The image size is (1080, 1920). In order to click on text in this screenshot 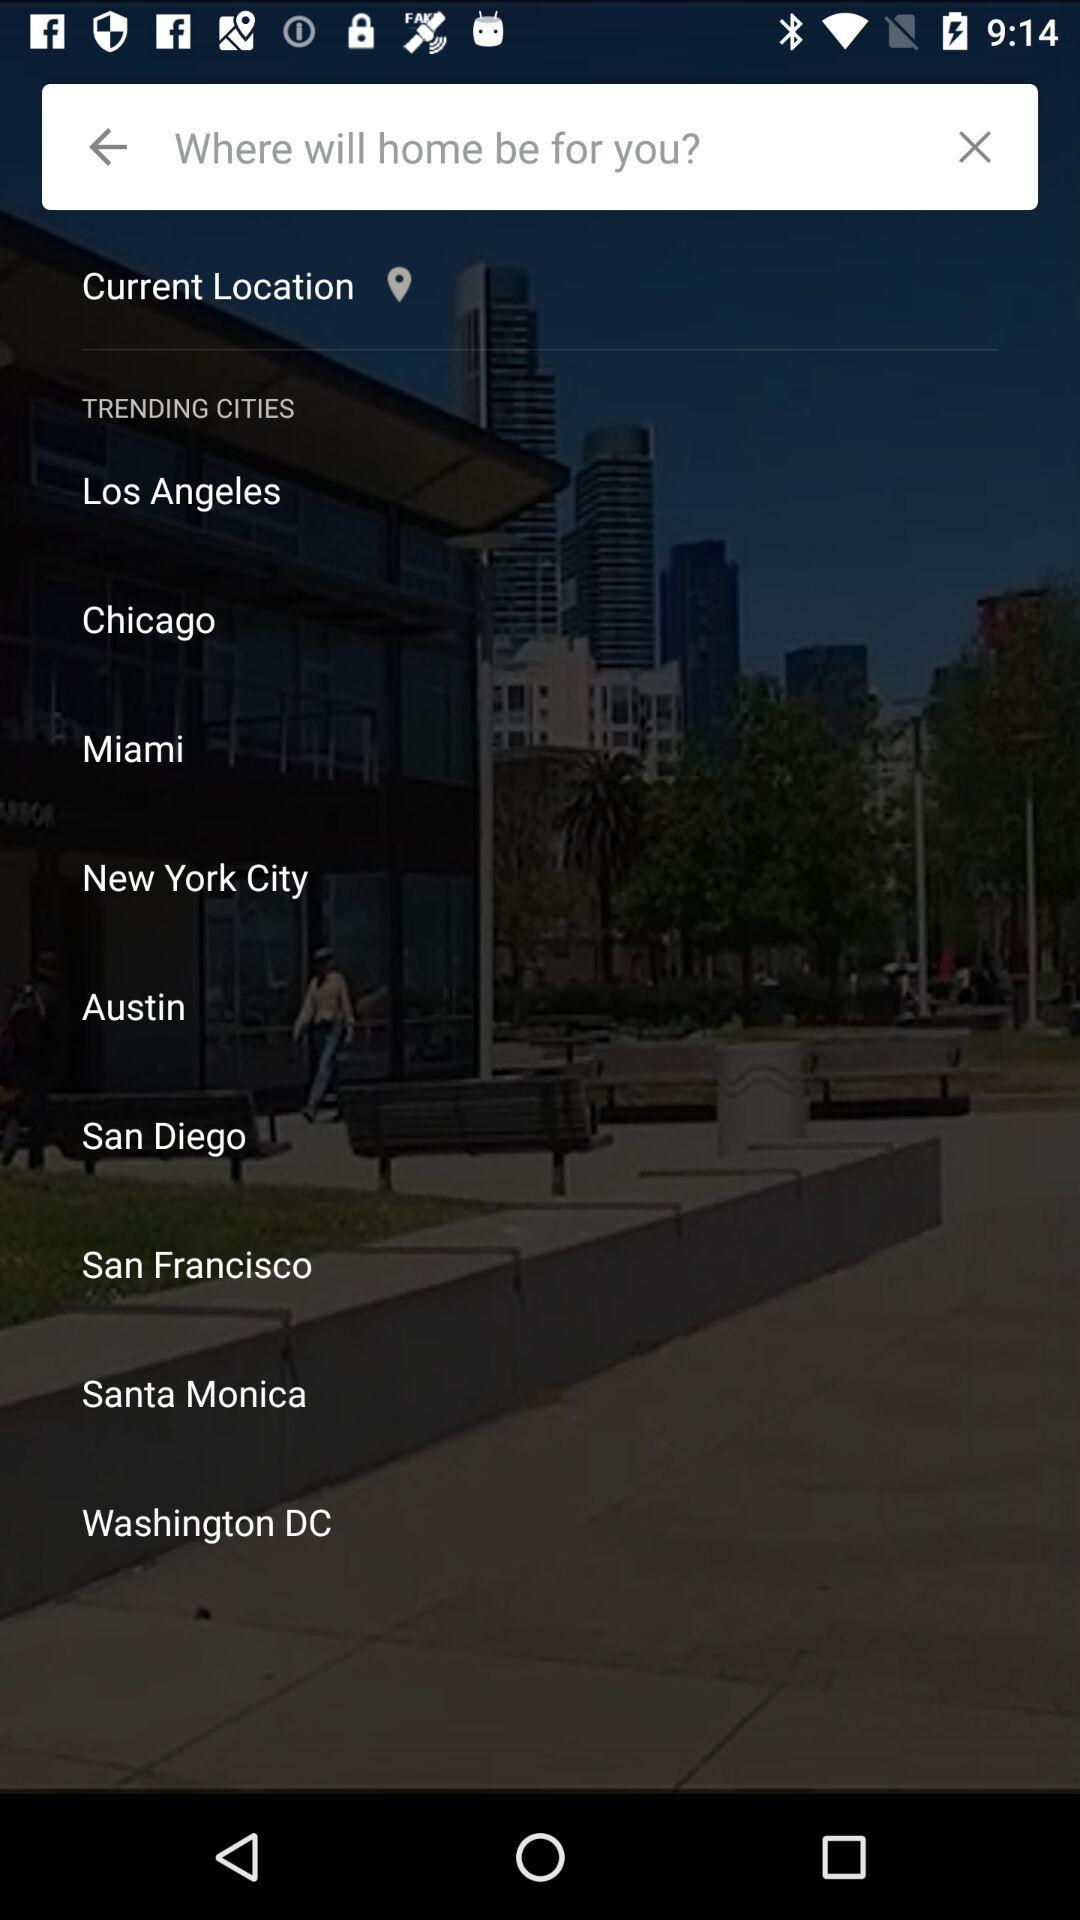, I will do `click(546, 146)`.